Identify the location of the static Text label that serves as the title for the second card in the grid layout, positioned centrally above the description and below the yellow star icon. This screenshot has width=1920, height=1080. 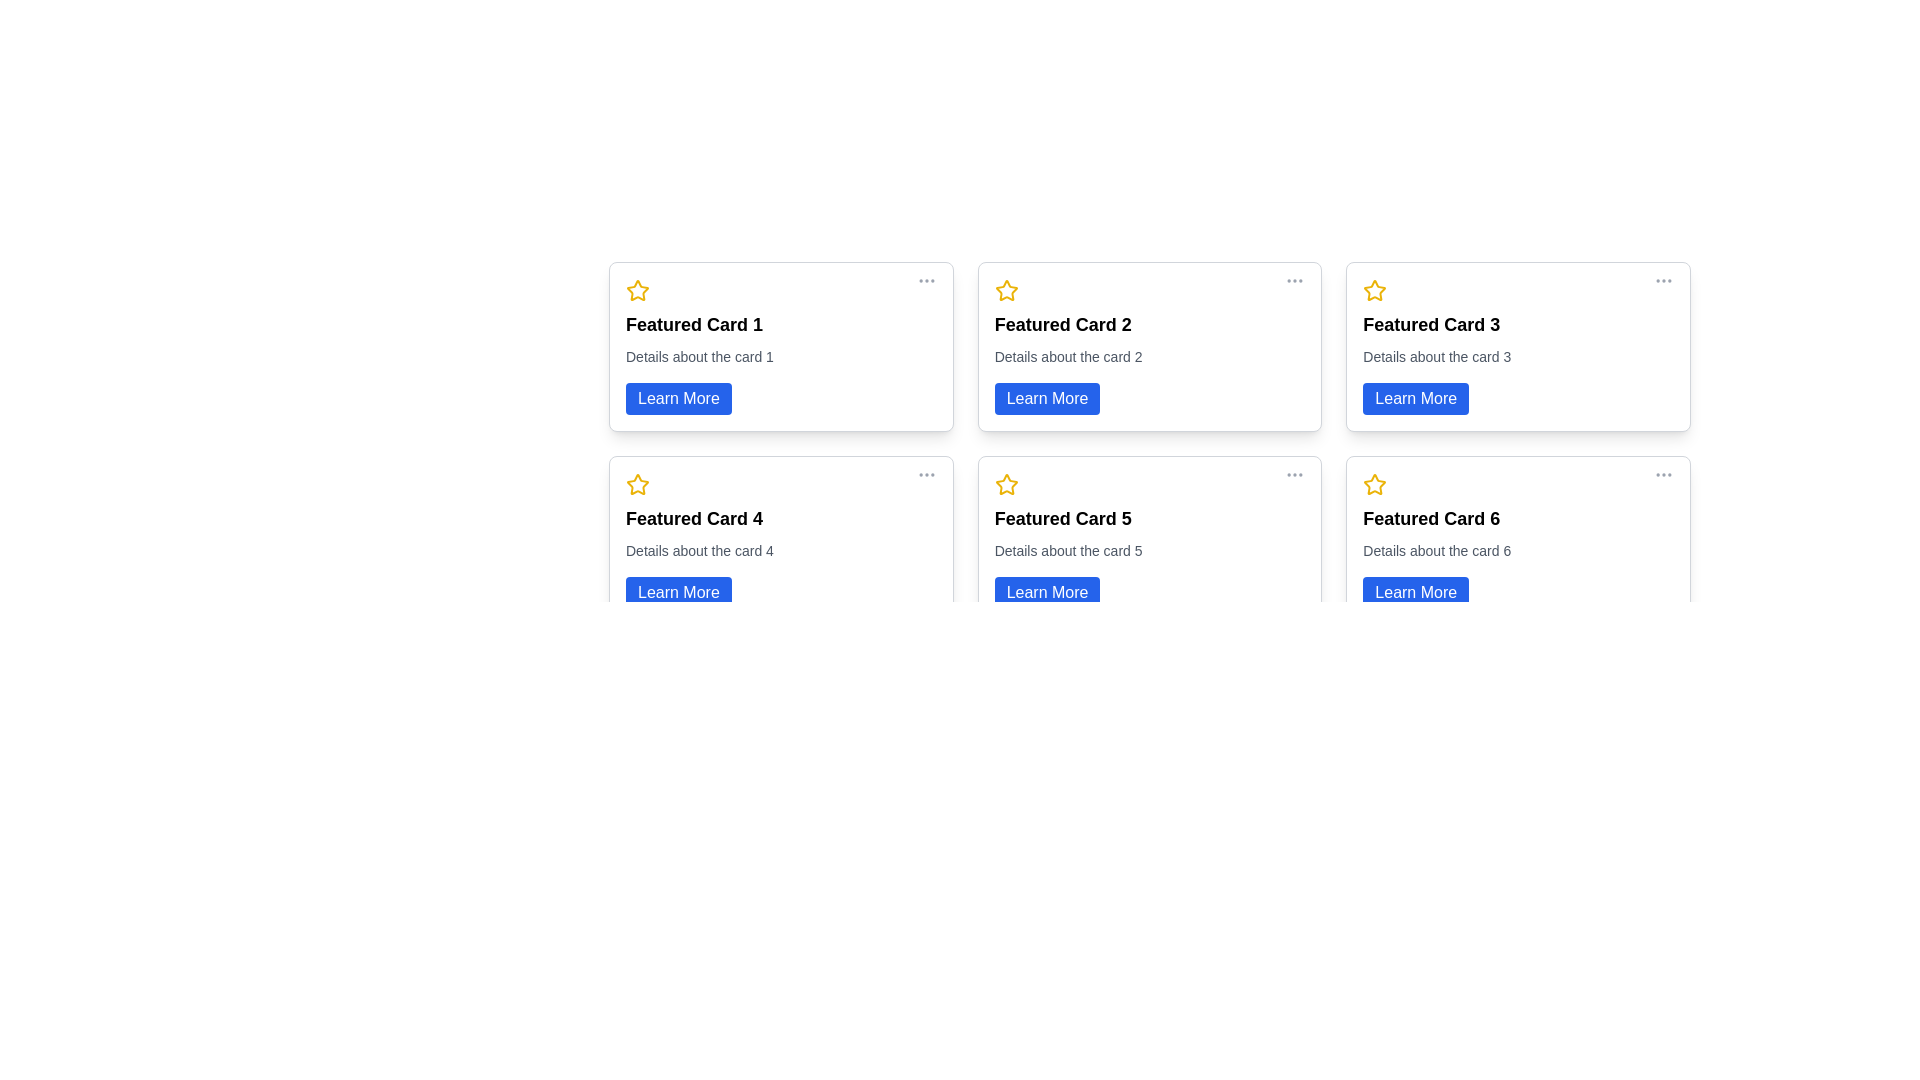
(1062, 323).